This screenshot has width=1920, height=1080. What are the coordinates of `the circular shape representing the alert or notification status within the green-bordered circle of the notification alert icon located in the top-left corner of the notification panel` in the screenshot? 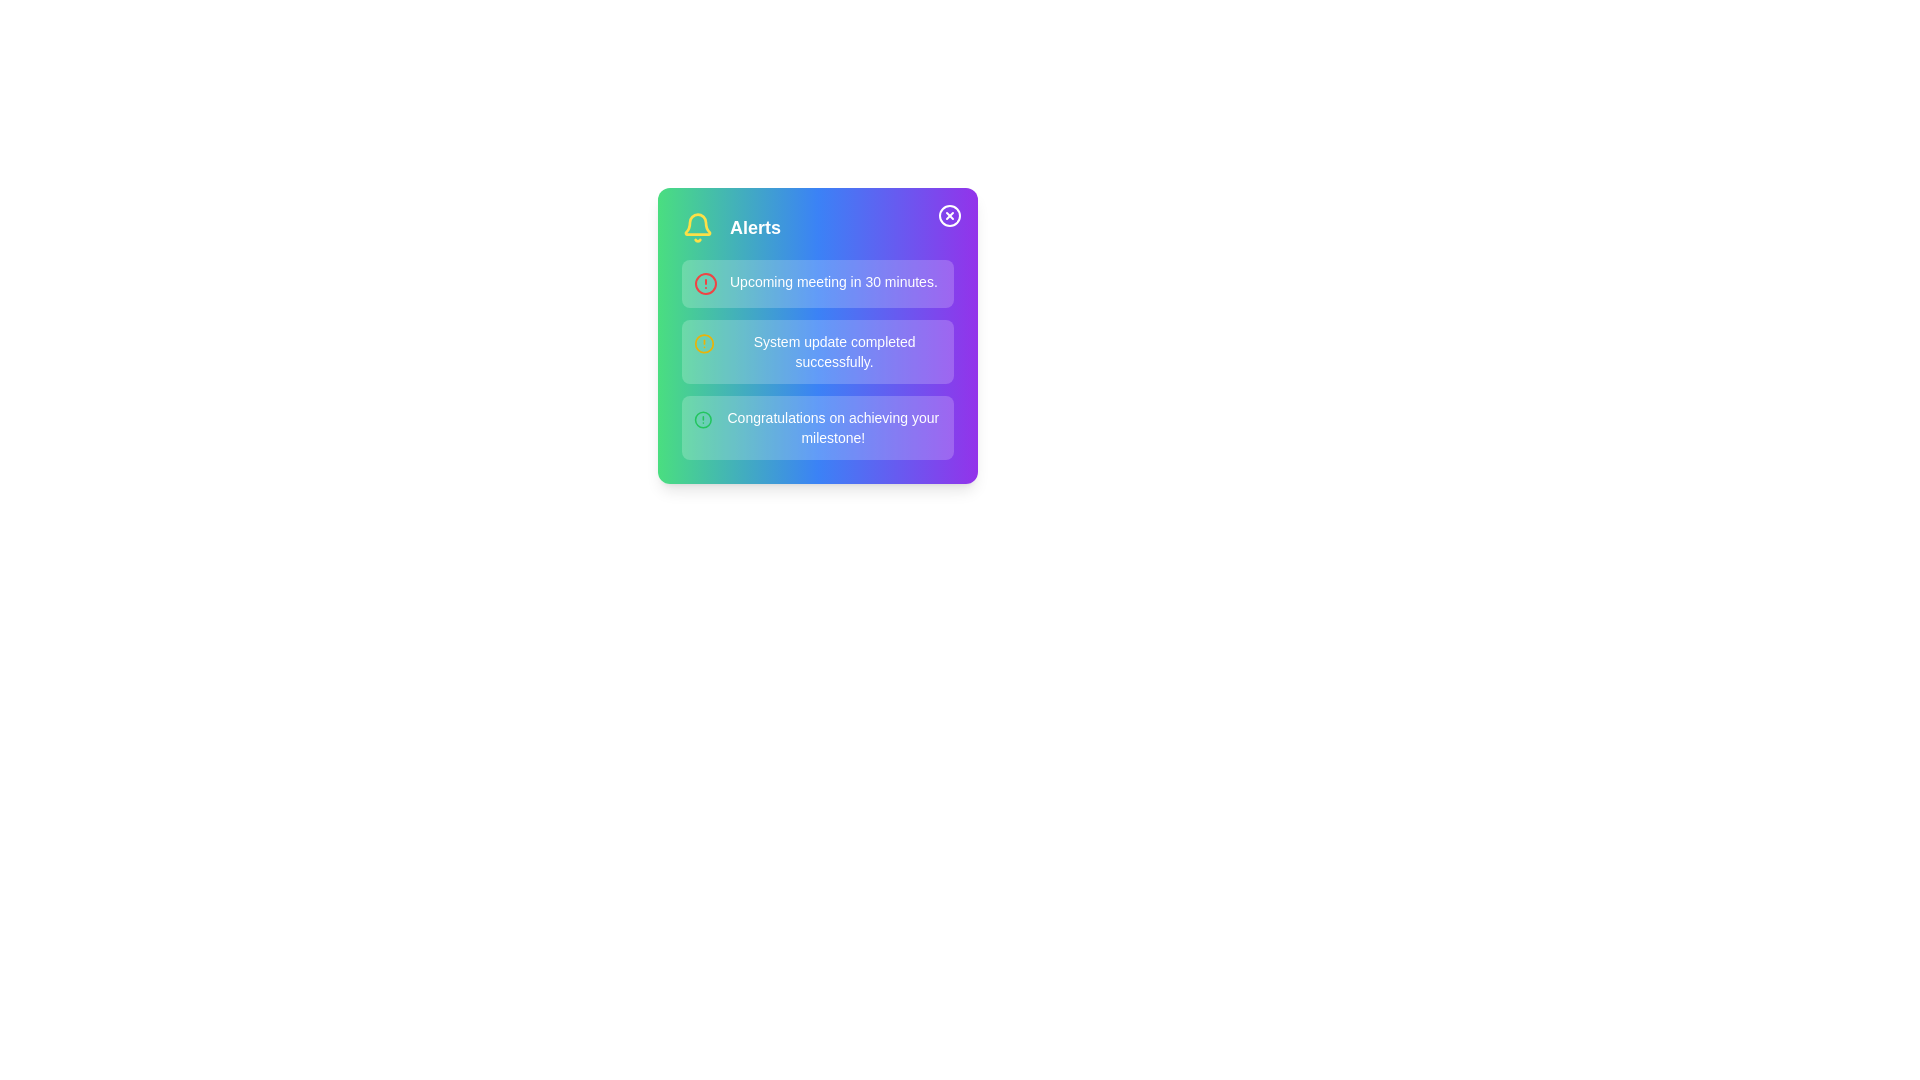 It's located at (703, 419).